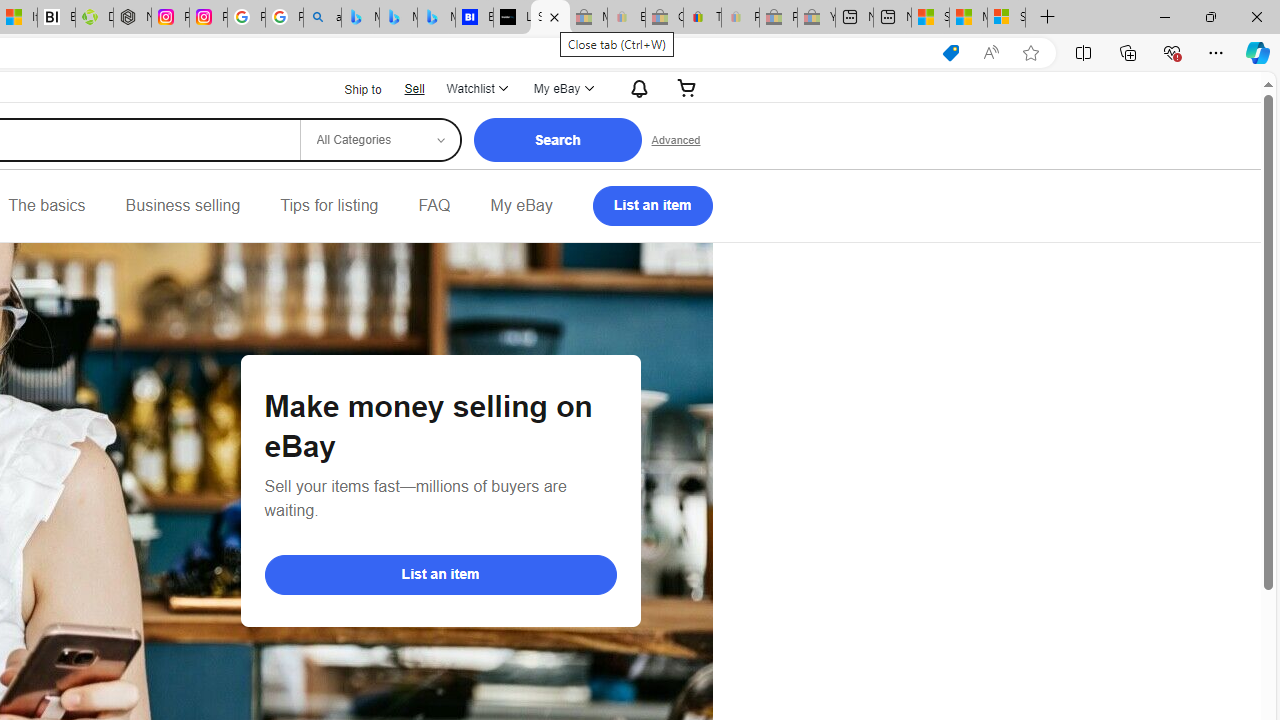 Image resolution: width=1280 pixels, height=720 pixels. I want to click on 'Tips for listing', so click(329, 205).